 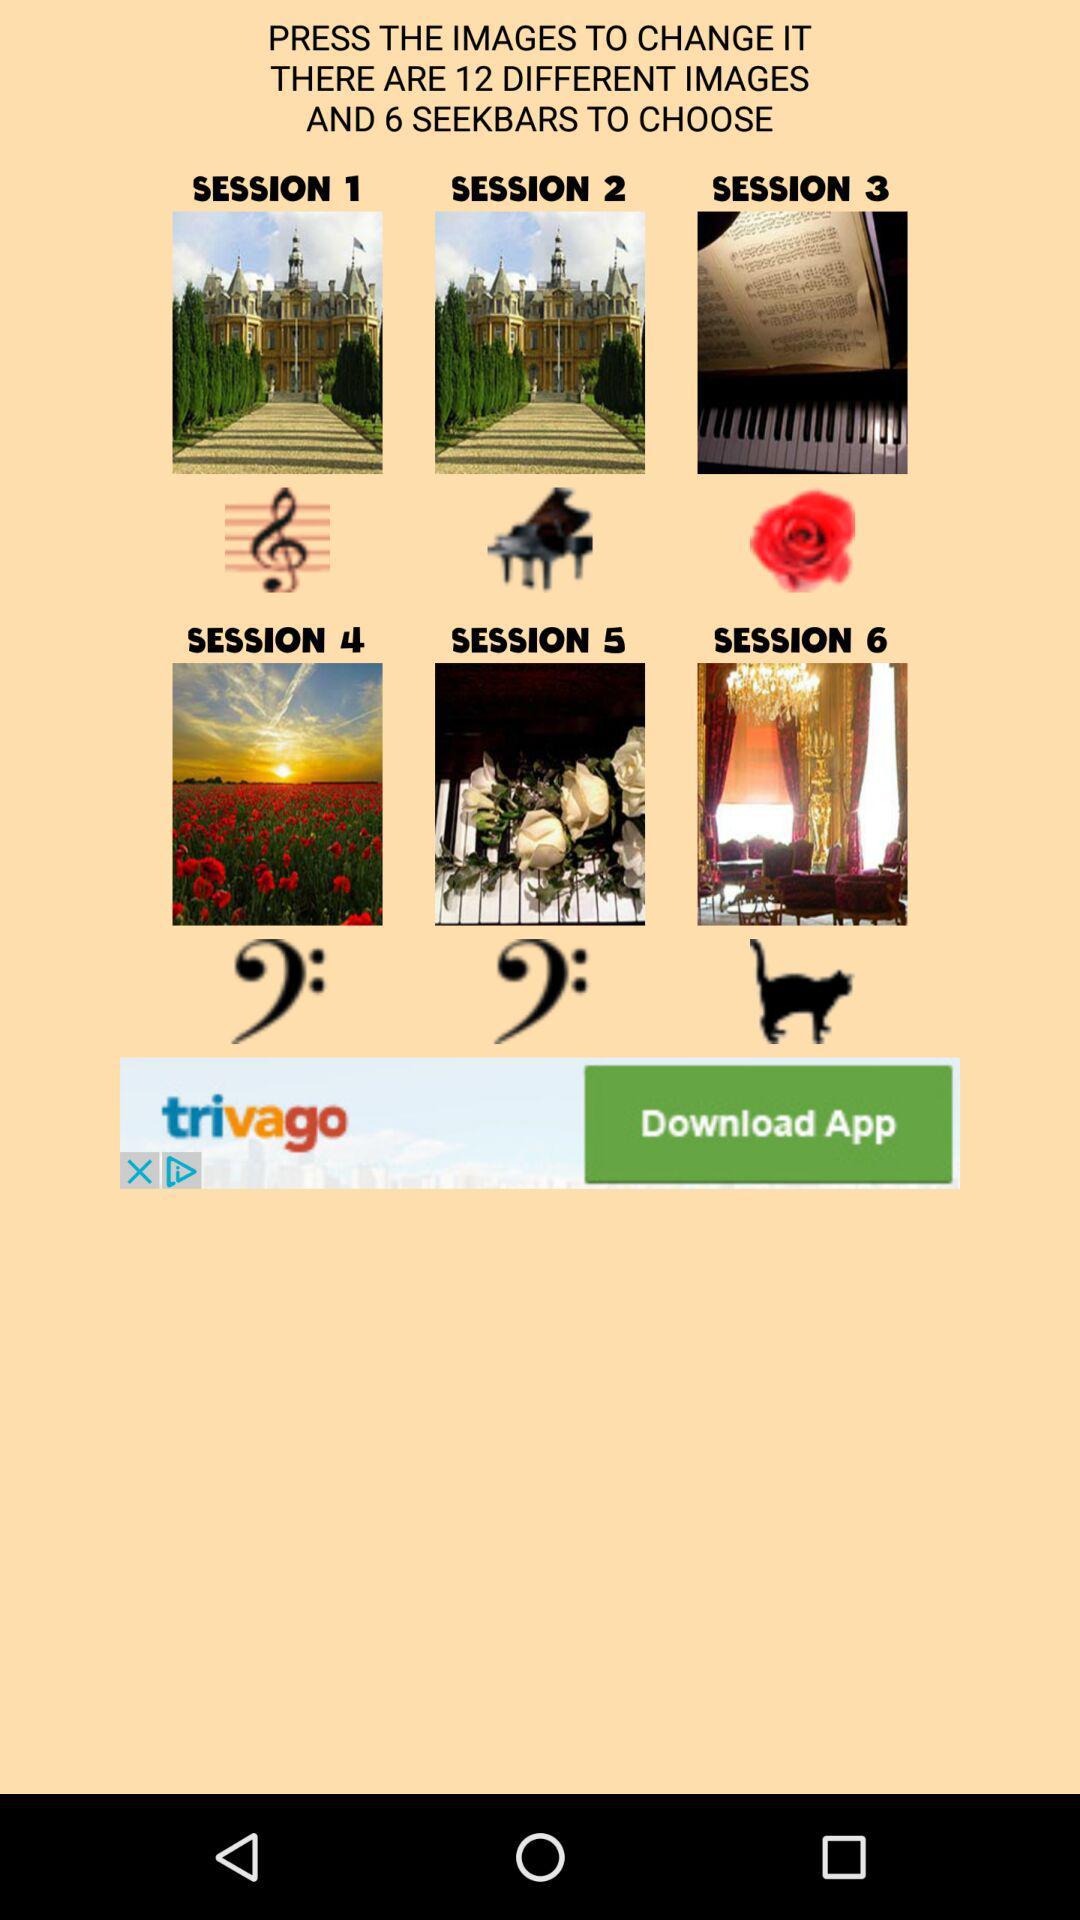 I want to click on open session 4, so click(x=277, y=991).